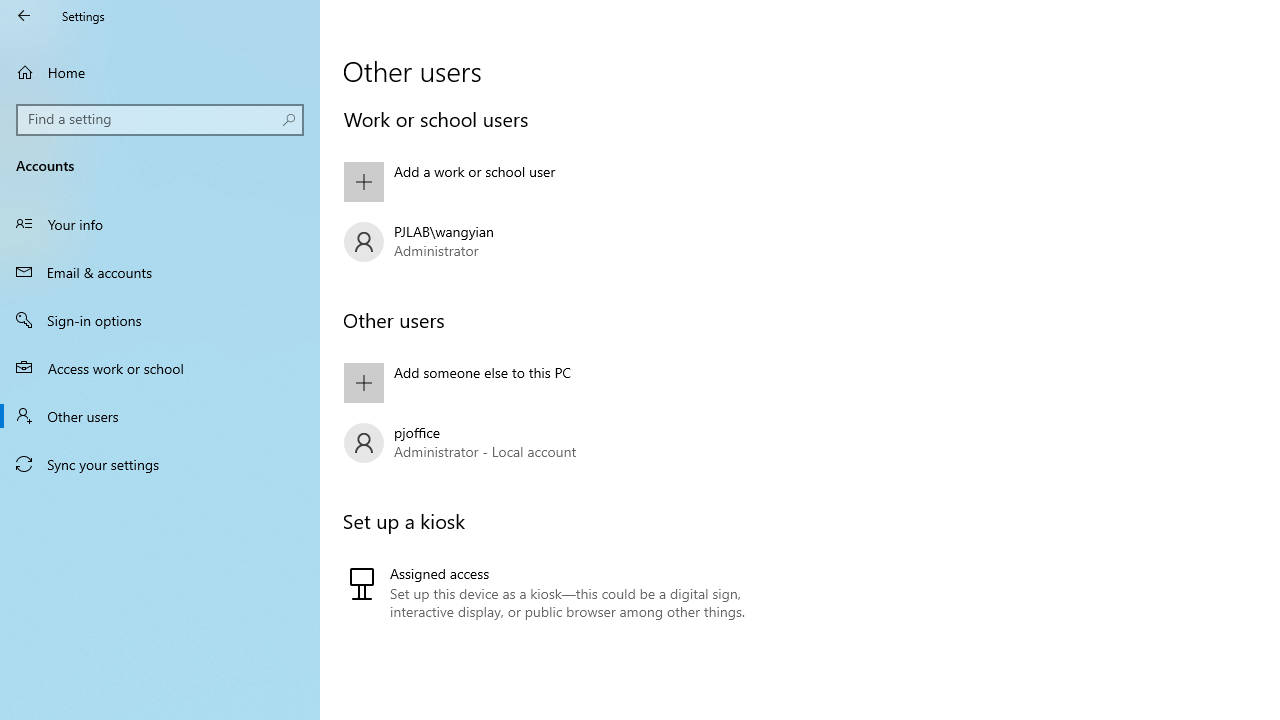 This screenshot has height=720, width=1280. Describe the element at coordinates (160, 271) in the screenshot. I see `'Email & accounts'` at that location.